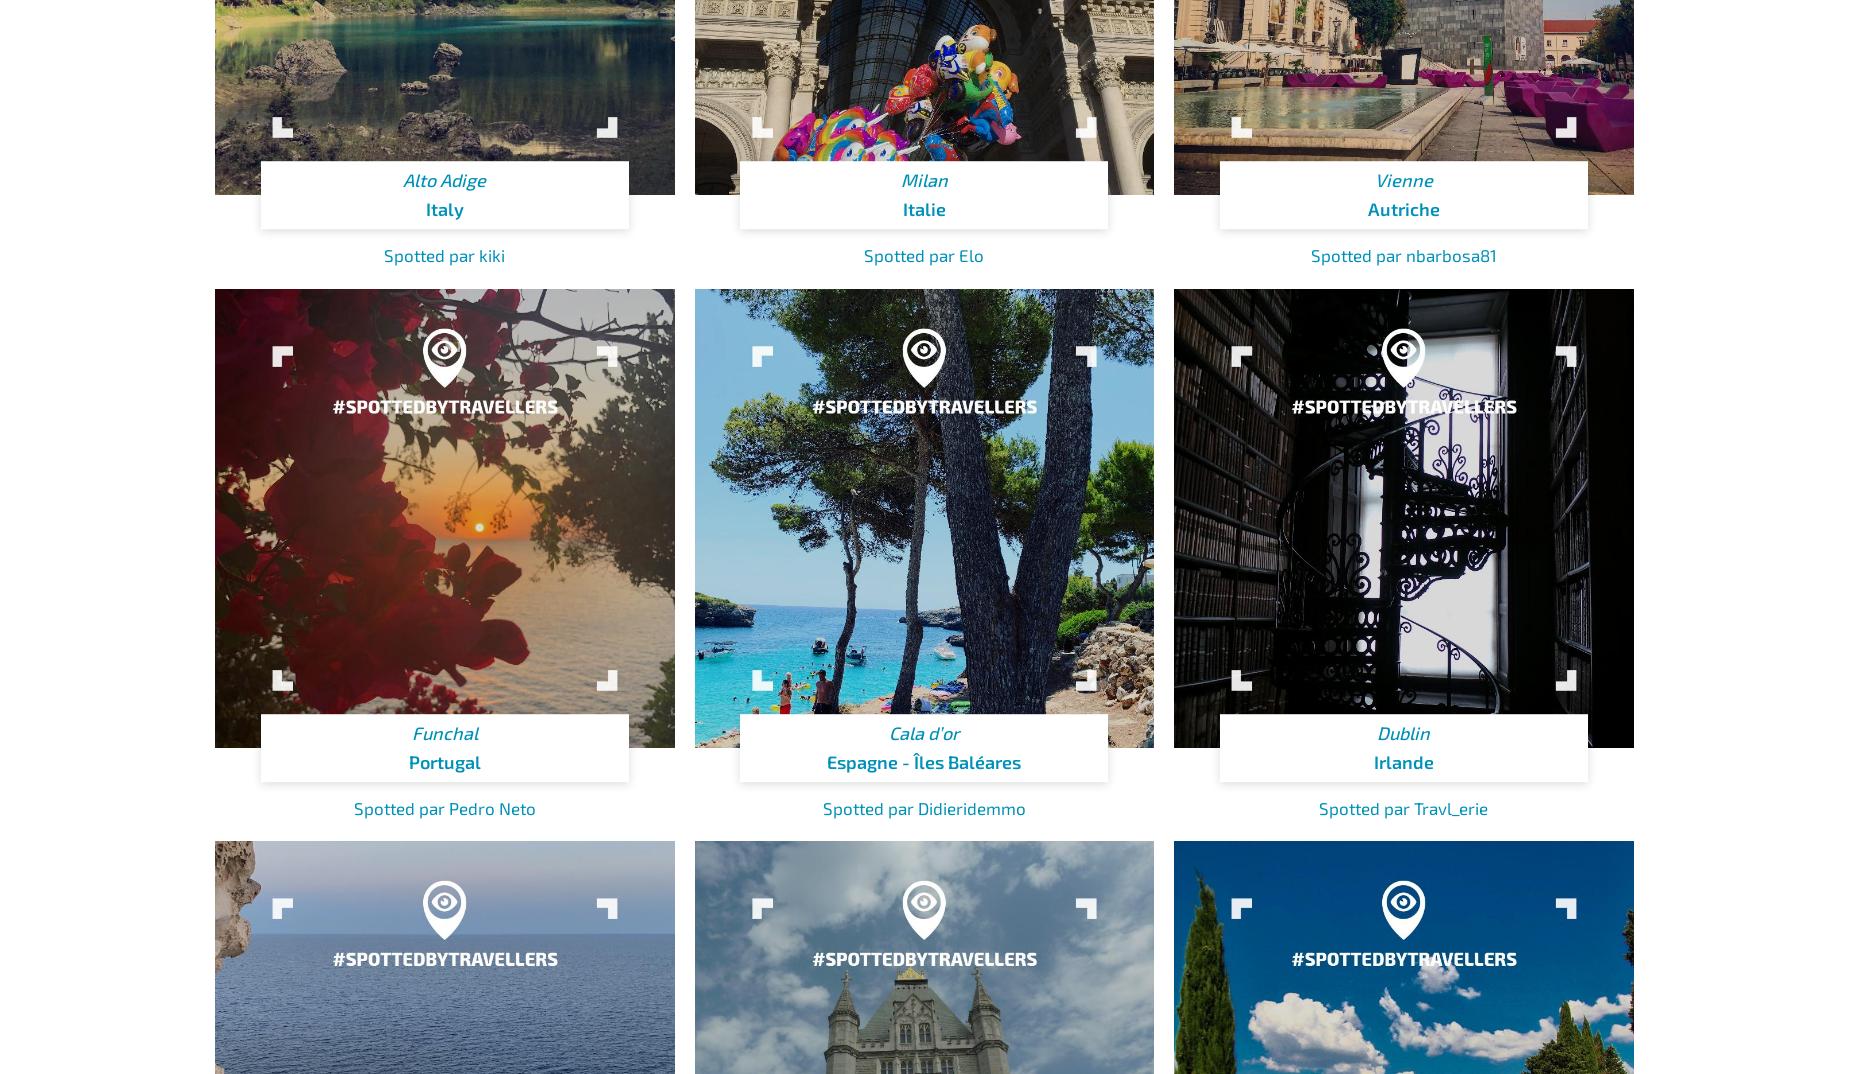 This screenshot has height=1074, width=1850. Describe the element at coordinates (443, 253) in the screenshot. I see `'Spotted par kiki'` at that location.